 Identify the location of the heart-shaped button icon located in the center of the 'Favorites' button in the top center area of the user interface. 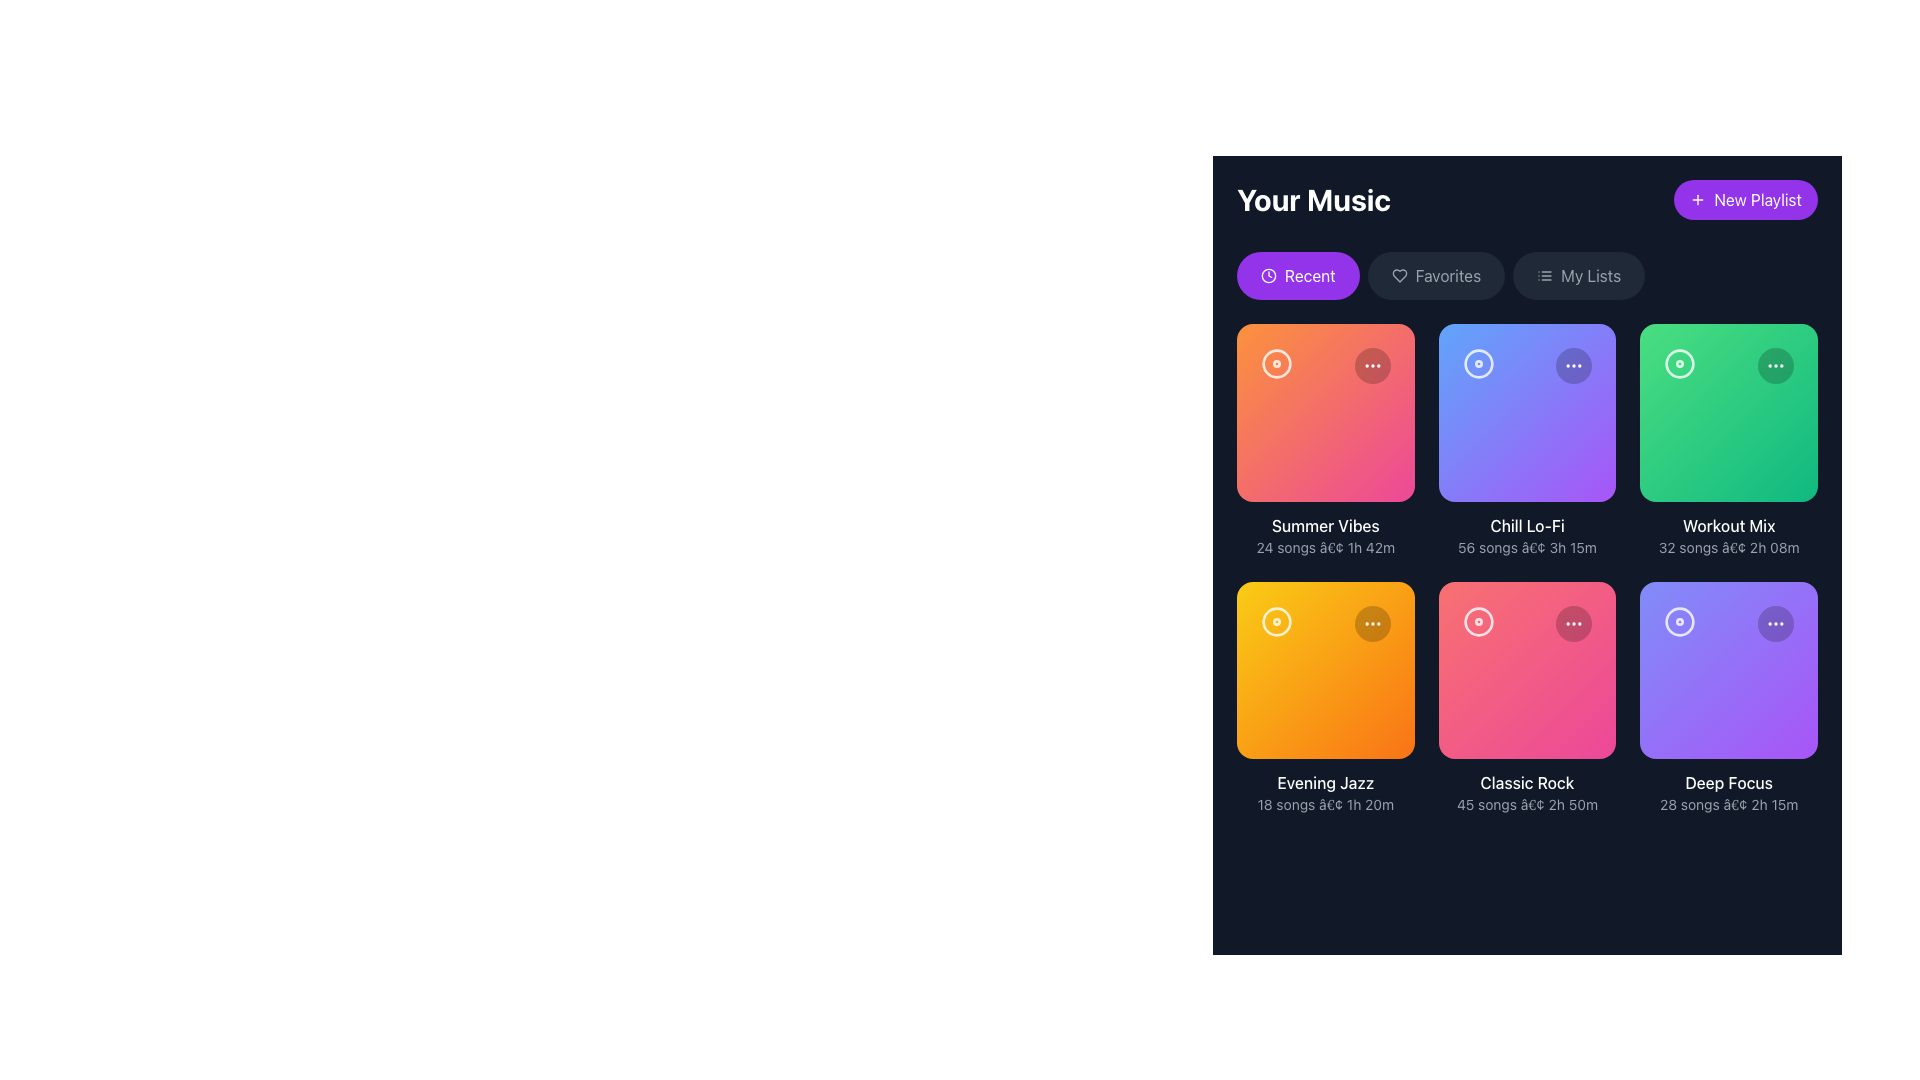
(1398, 276).